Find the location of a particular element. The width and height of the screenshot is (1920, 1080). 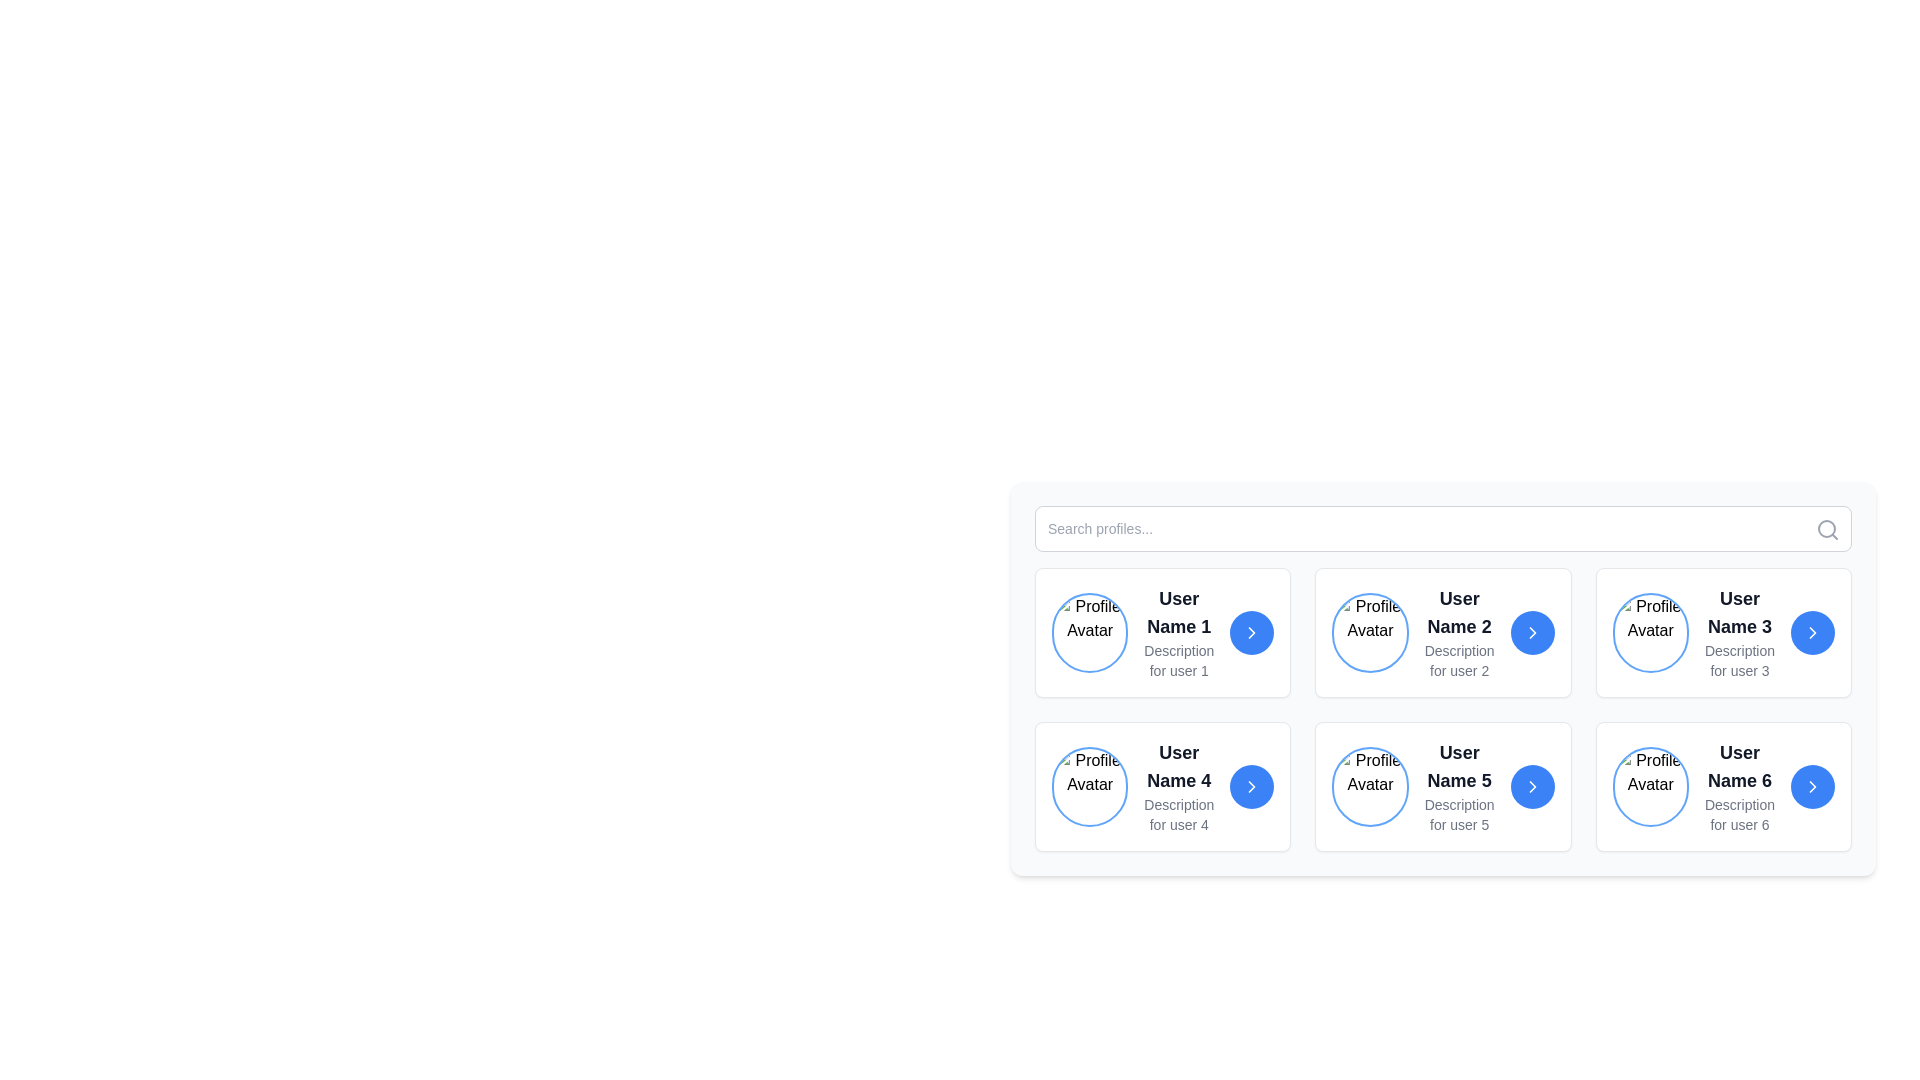

text block displaying 'User Name 3' in bold and large font, located in the rightmost column of the top row within the user profile segment is located at coordinates (1738, 612).